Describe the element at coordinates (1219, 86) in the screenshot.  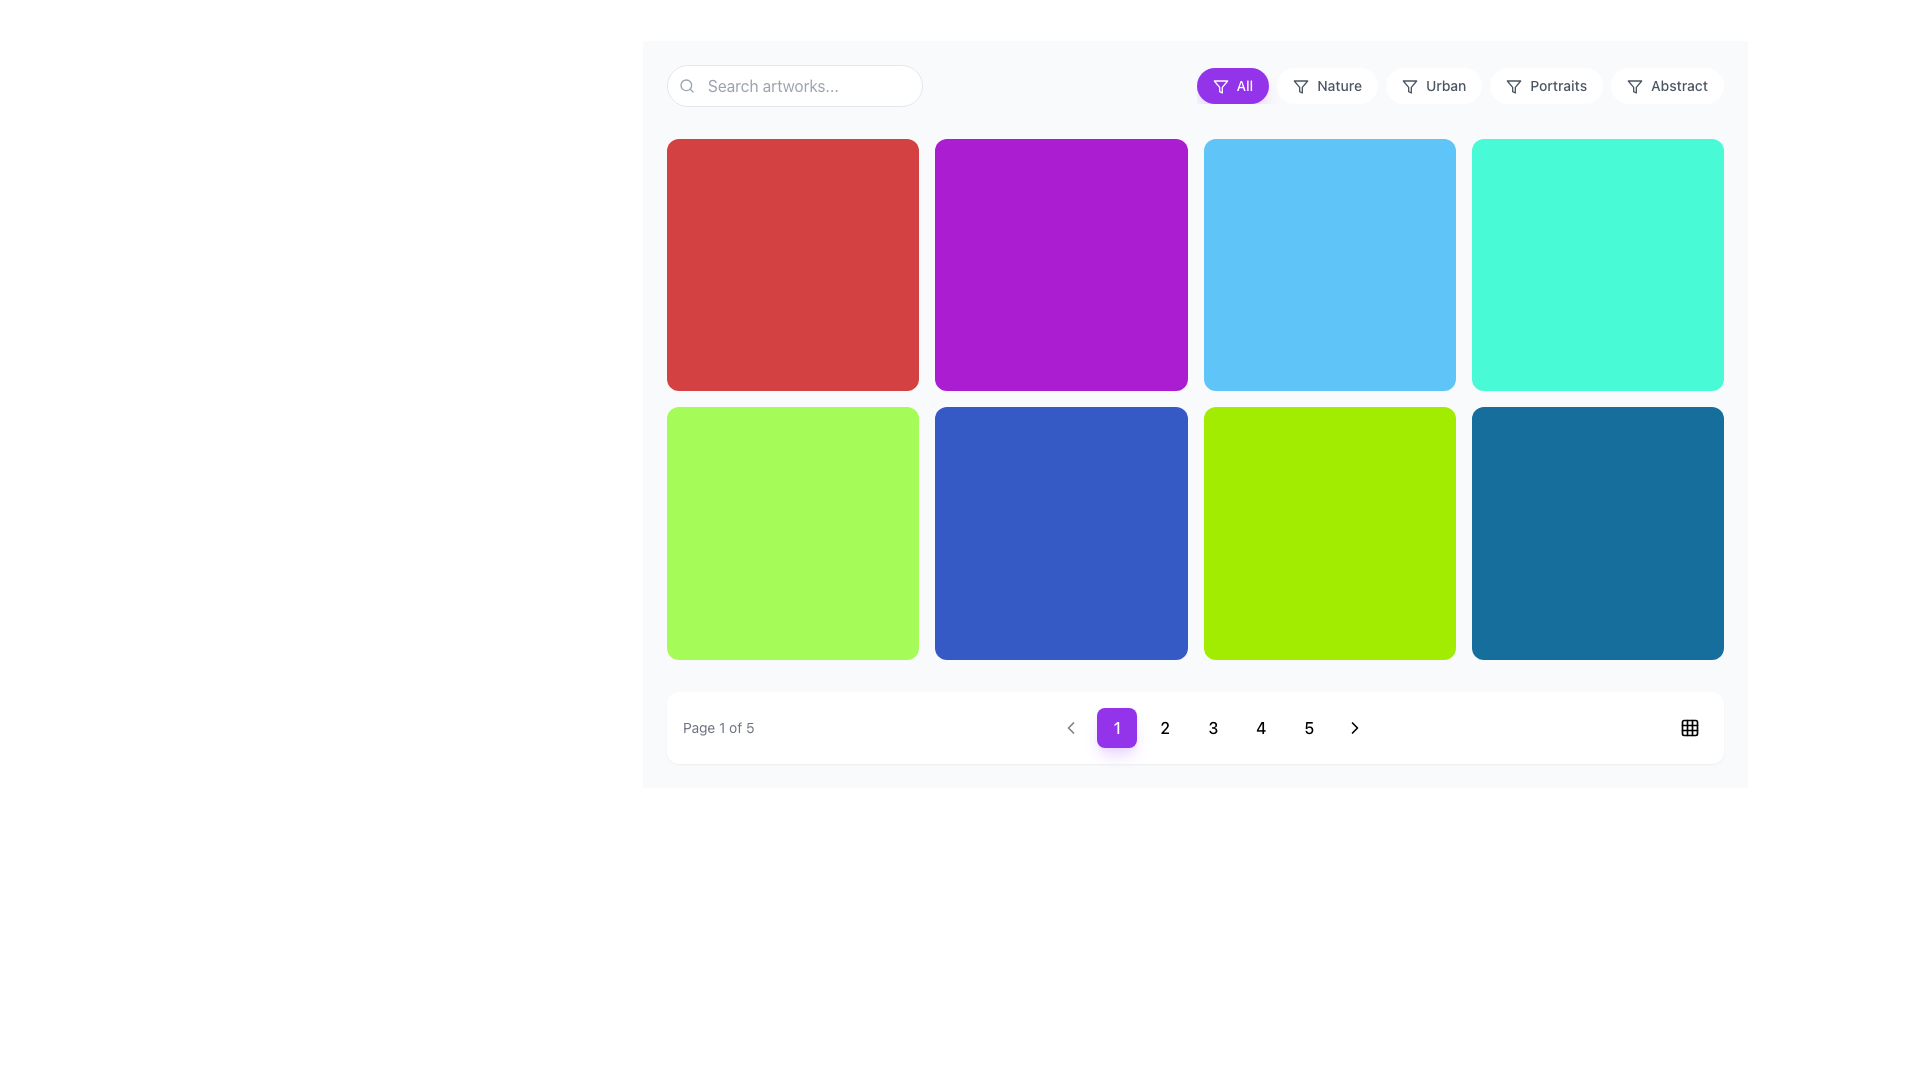
I see `the filter icon located in the header section, which is aligned alongside the 'All' button with a purple background` at that location.